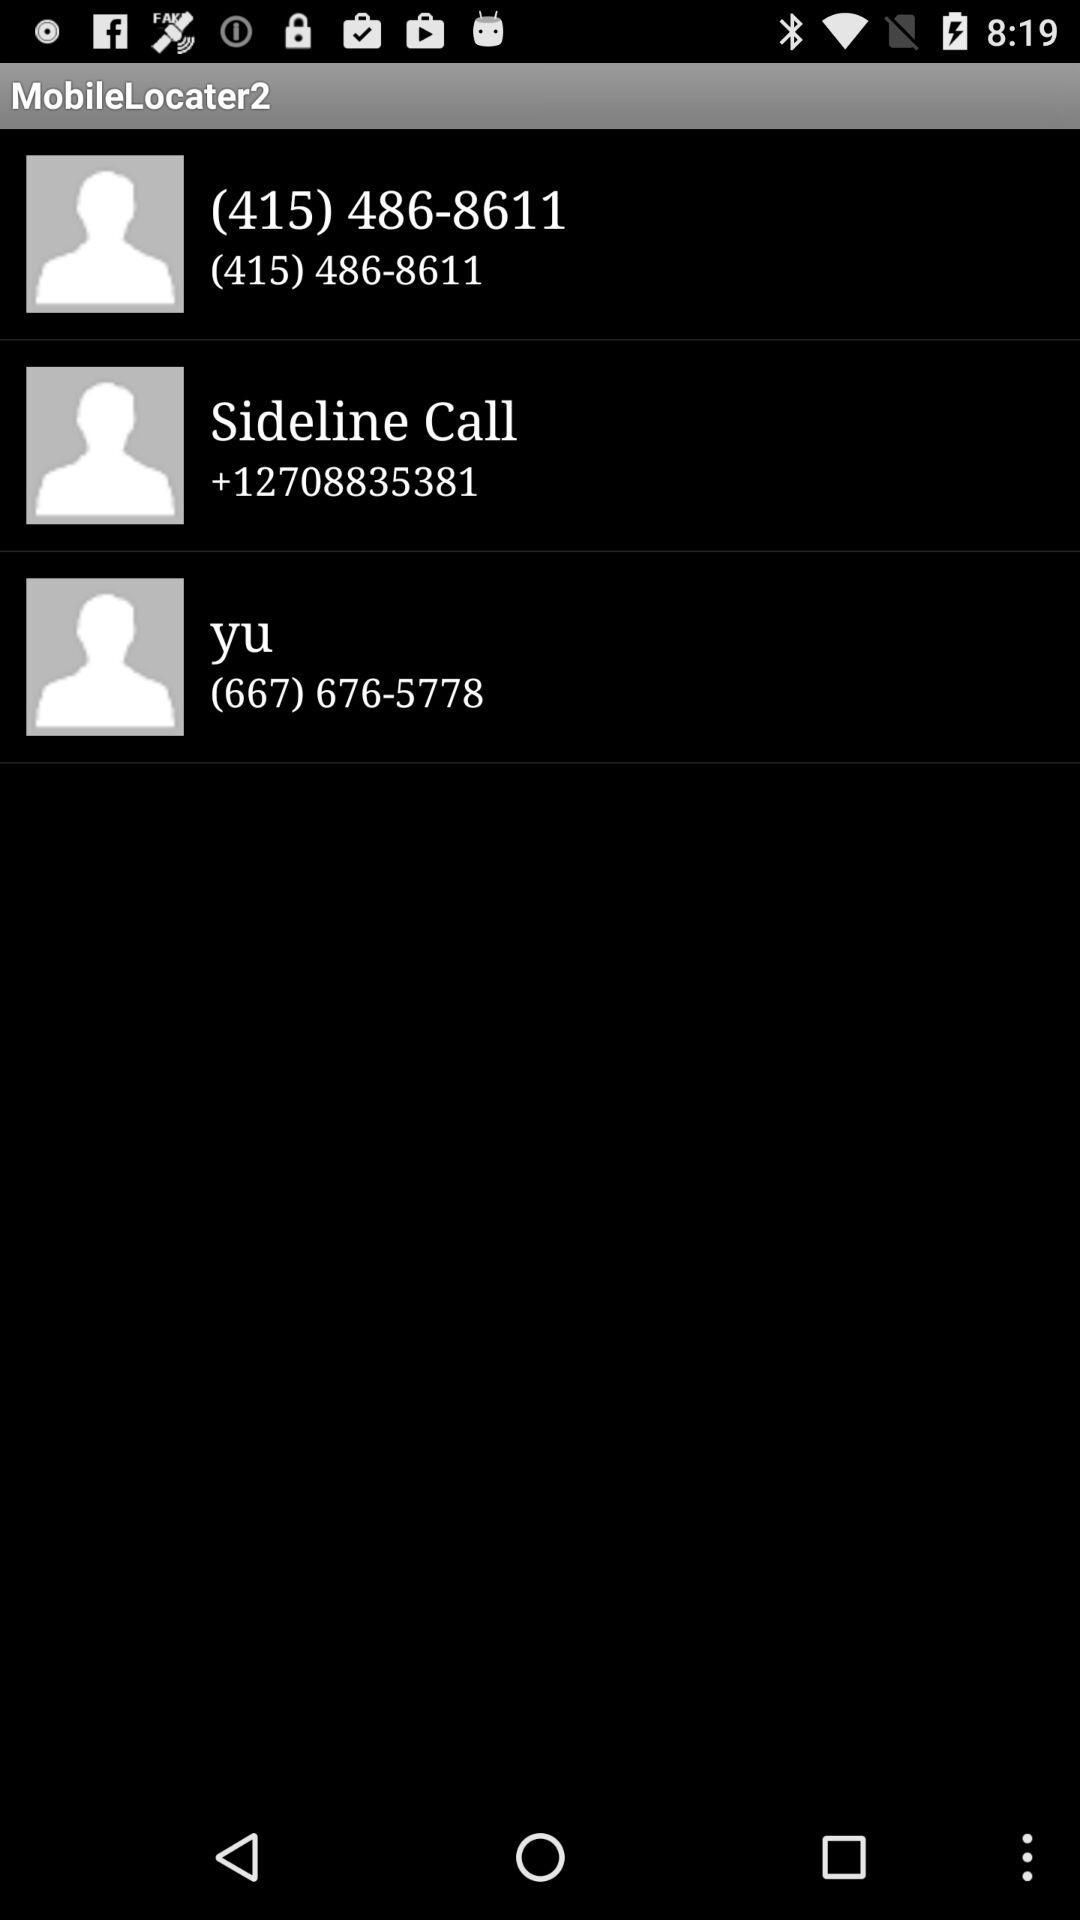 The image size is (1080, 1920). I want to click on app at the center, so click(631, 691).